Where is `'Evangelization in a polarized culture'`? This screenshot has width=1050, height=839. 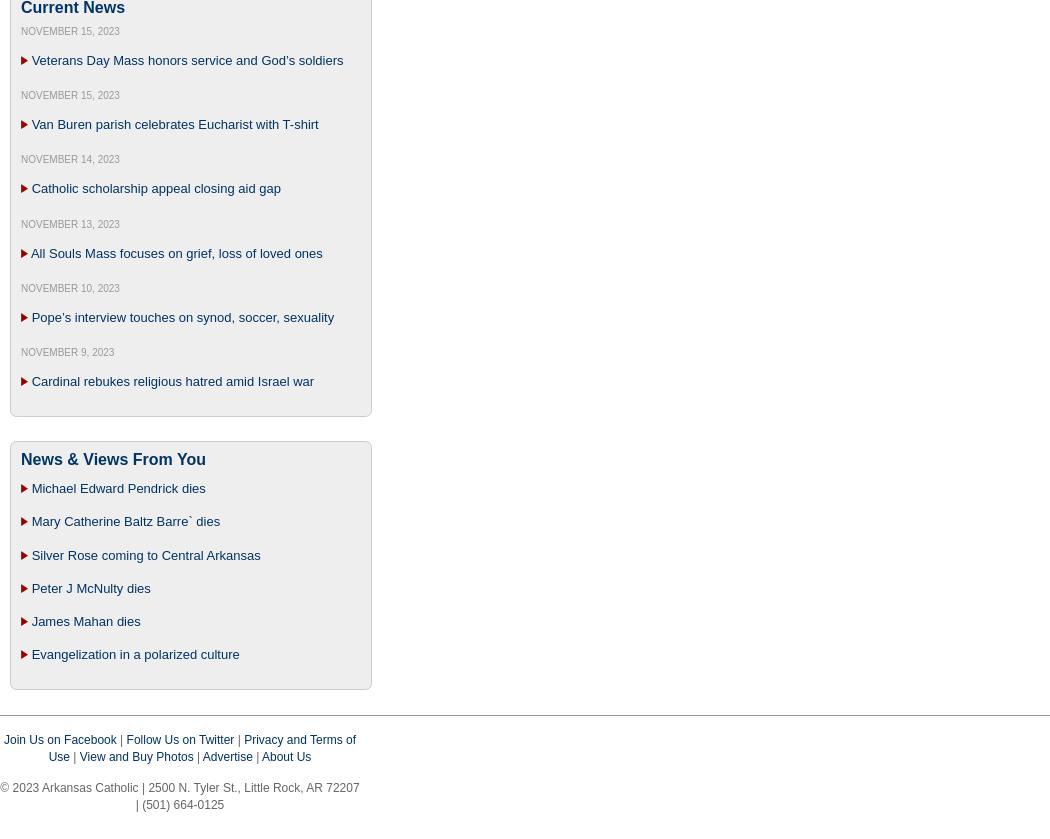 'Evangelization in a polarized culture' is located at coordinates (134, 653).